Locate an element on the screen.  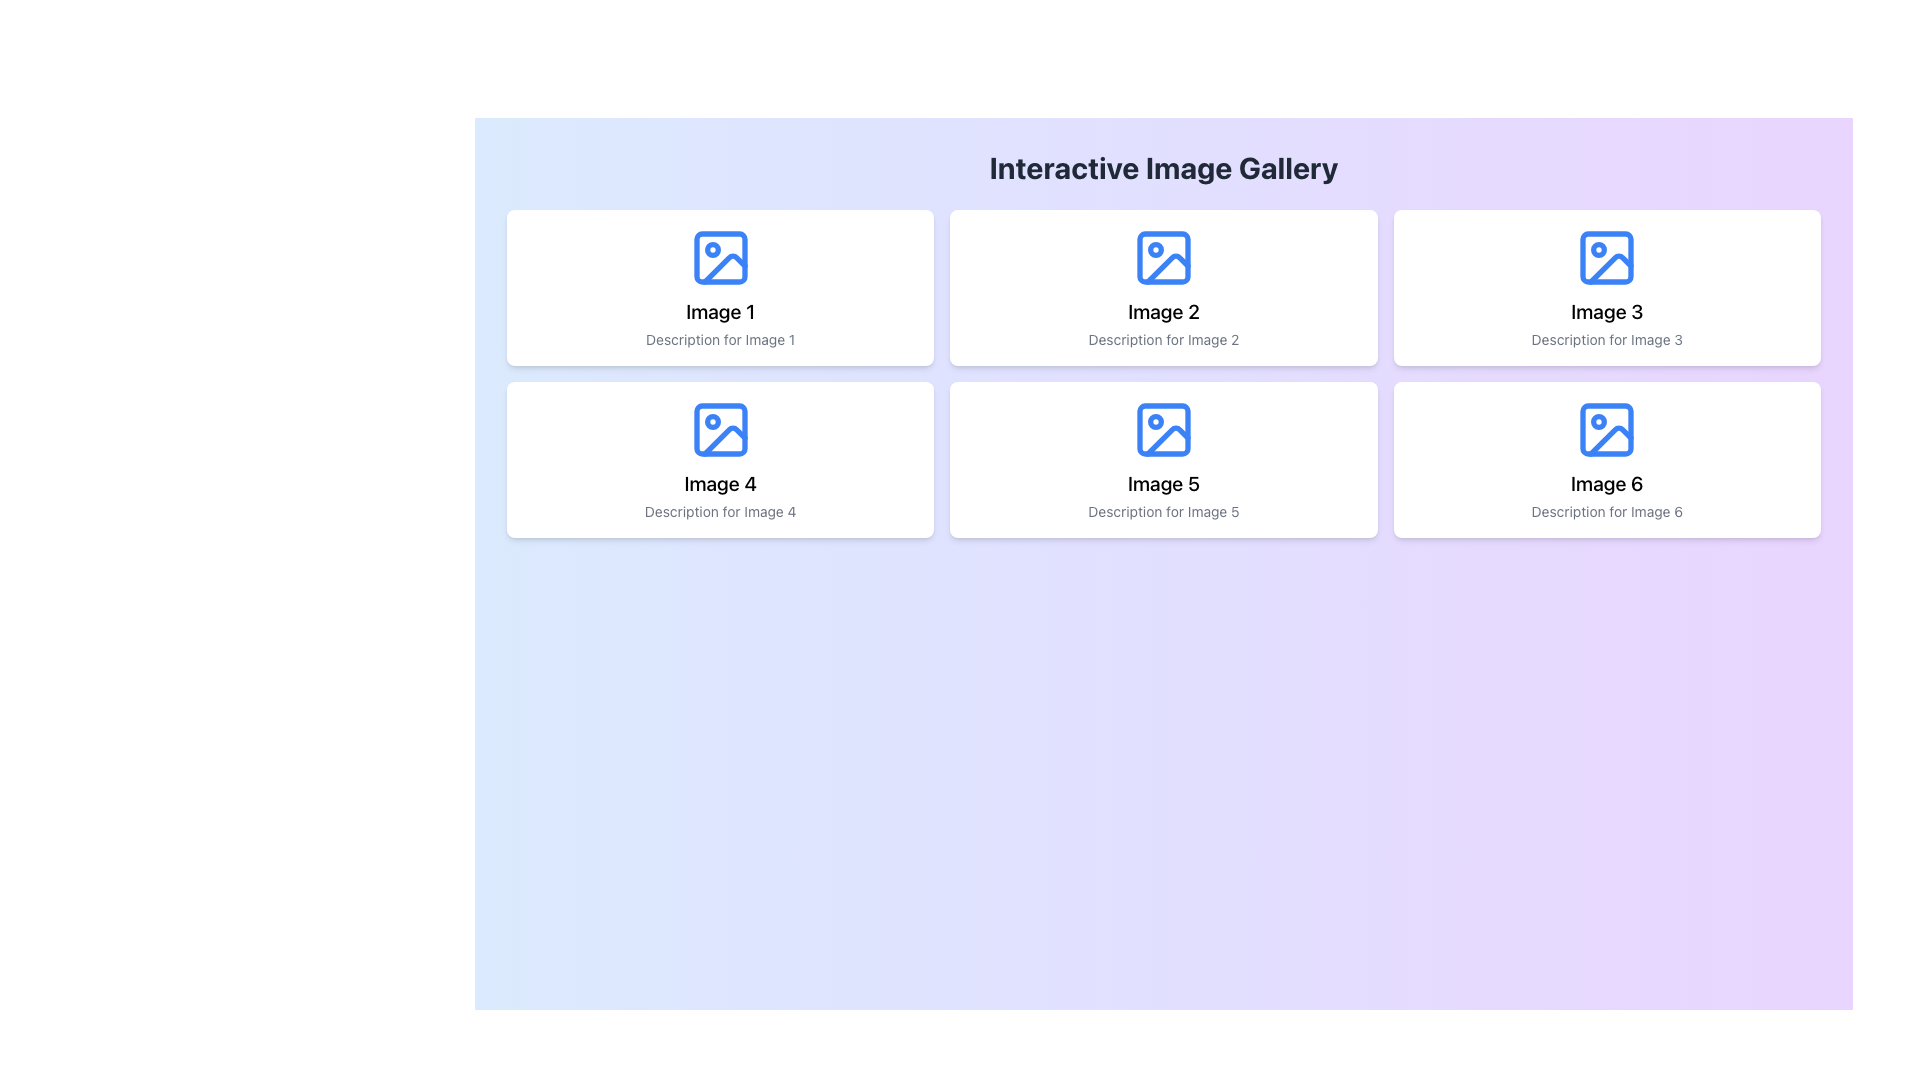
the static text label providing a description for 'Image 2', located below its title within the gallery card is located at coordinates (1163, 338).